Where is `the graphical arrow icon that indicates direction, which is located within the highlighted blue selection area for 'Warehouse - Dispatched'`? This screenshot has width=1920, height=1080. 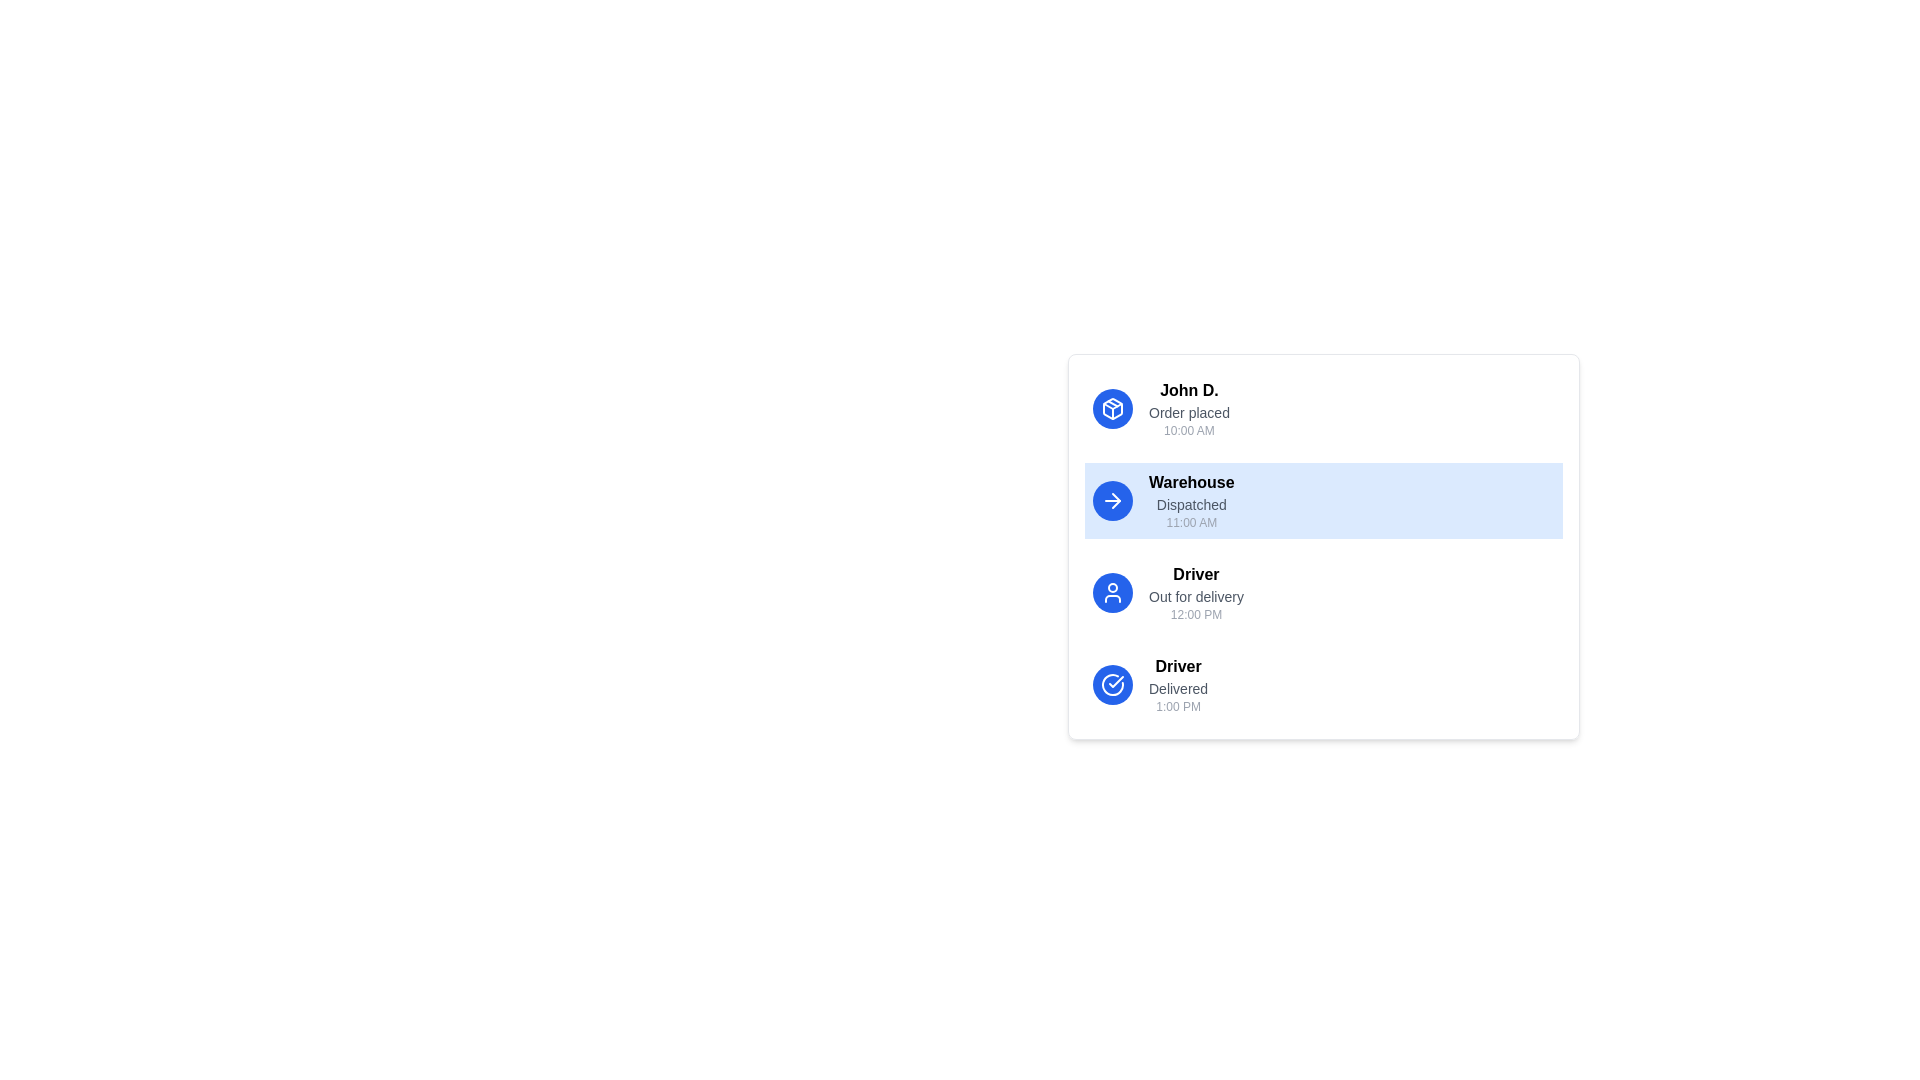
the graphical arrow icon that indicates direction, which is located within the highlighted blue selection area for 'Warehouse - Dispatched' is located at coordinates (1115, 500).